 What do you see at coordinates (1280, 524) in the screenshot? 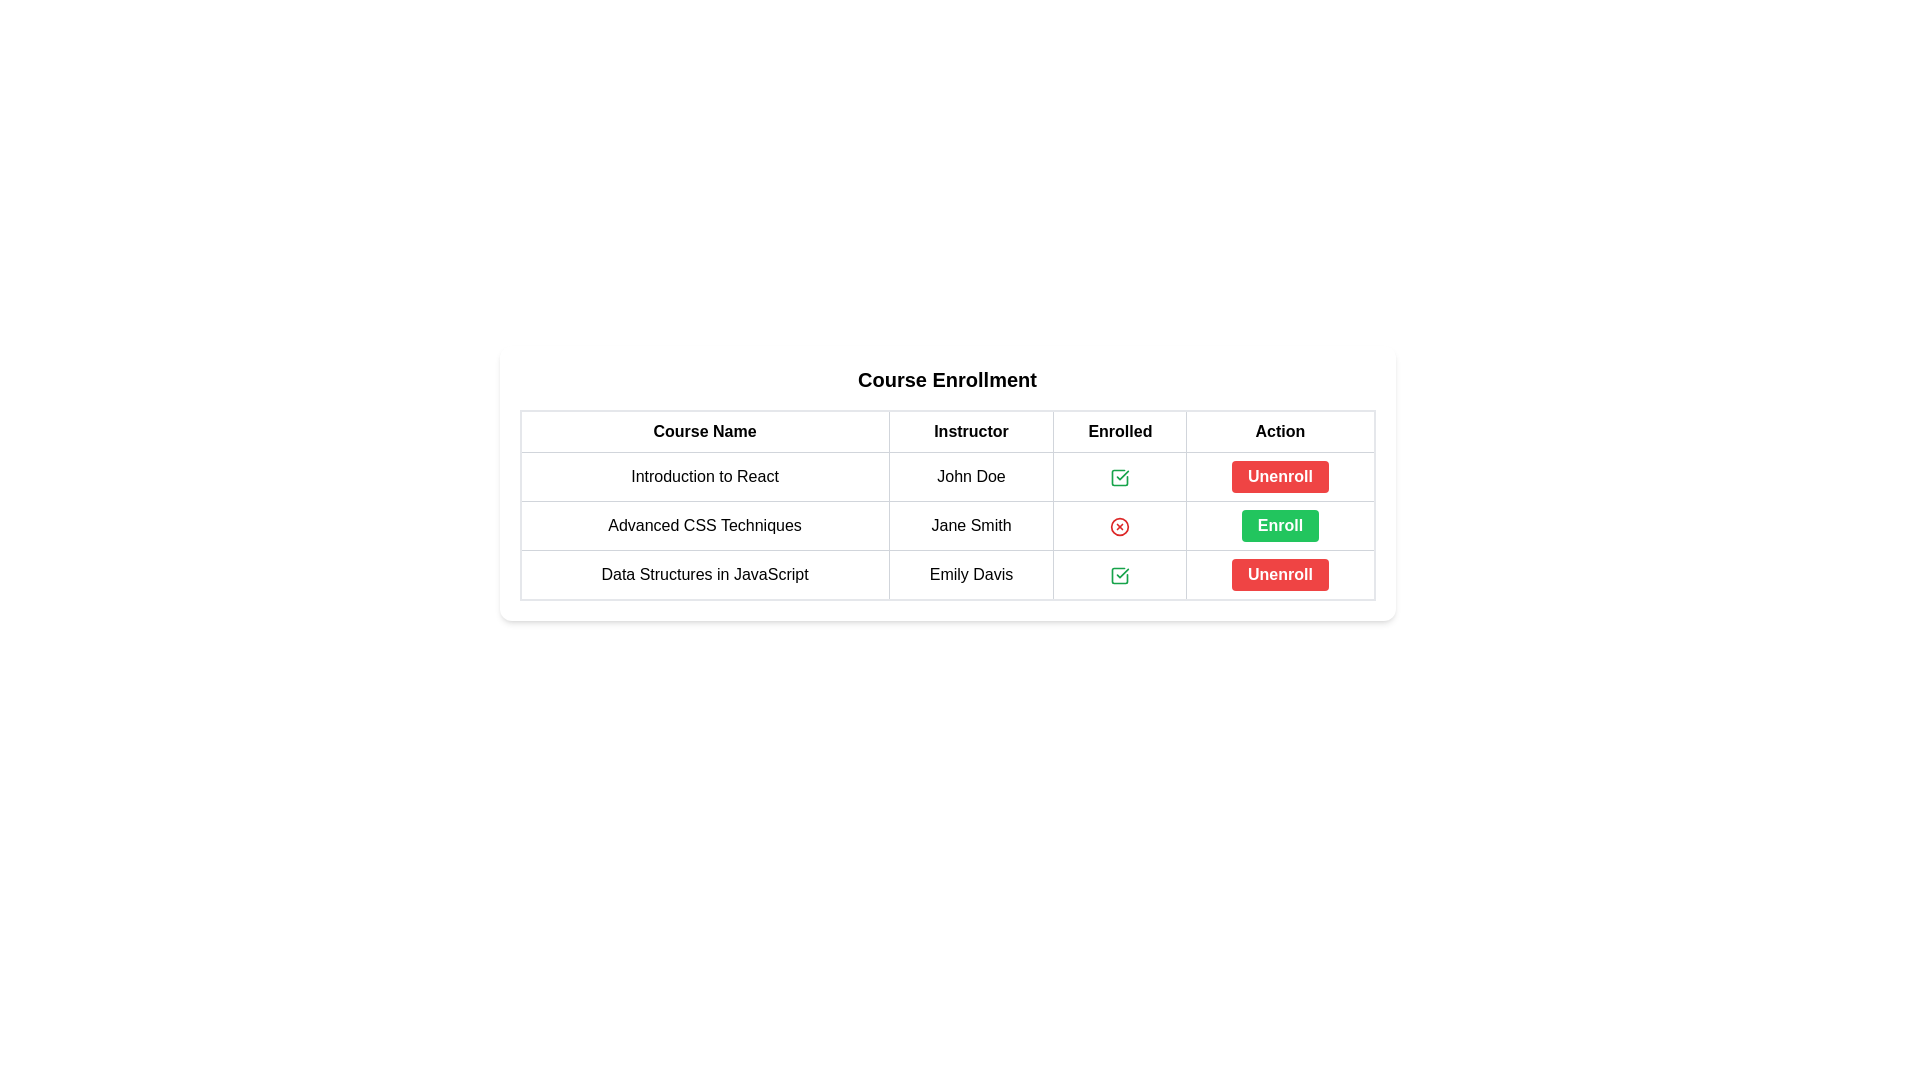
I see `the 'Action' button for the 'Advanced CSS Techniques' course instructed by Jane Smith to enroll in the course` at bounding box center [1280, 524].